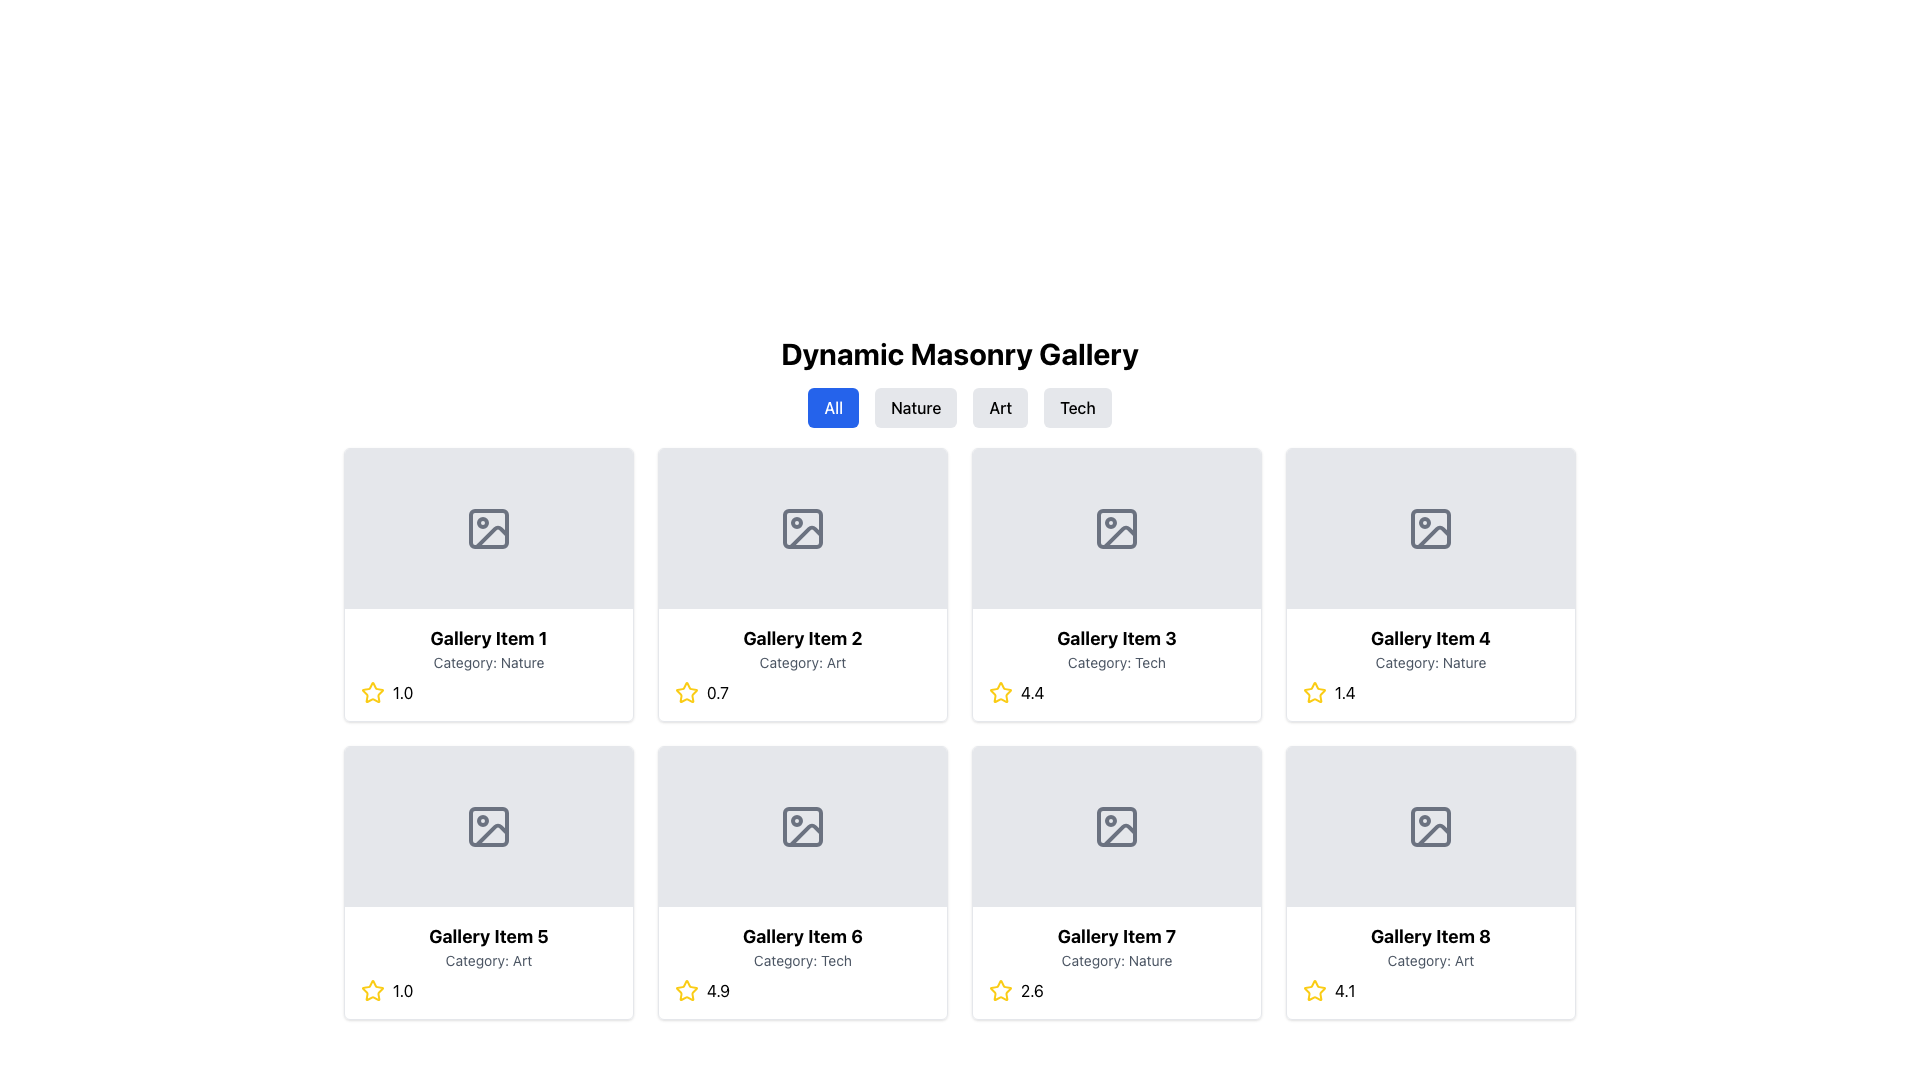 The height and width of the screenshot is (1080, 1920). What do you see at coordinates (802, 826) in the screenshot?
I see `the image placeholder located in the top section of the card labeled 'Gallery Item 6', which is in the middle row, second column of the grid of cards` at bounding box center [802, 826].